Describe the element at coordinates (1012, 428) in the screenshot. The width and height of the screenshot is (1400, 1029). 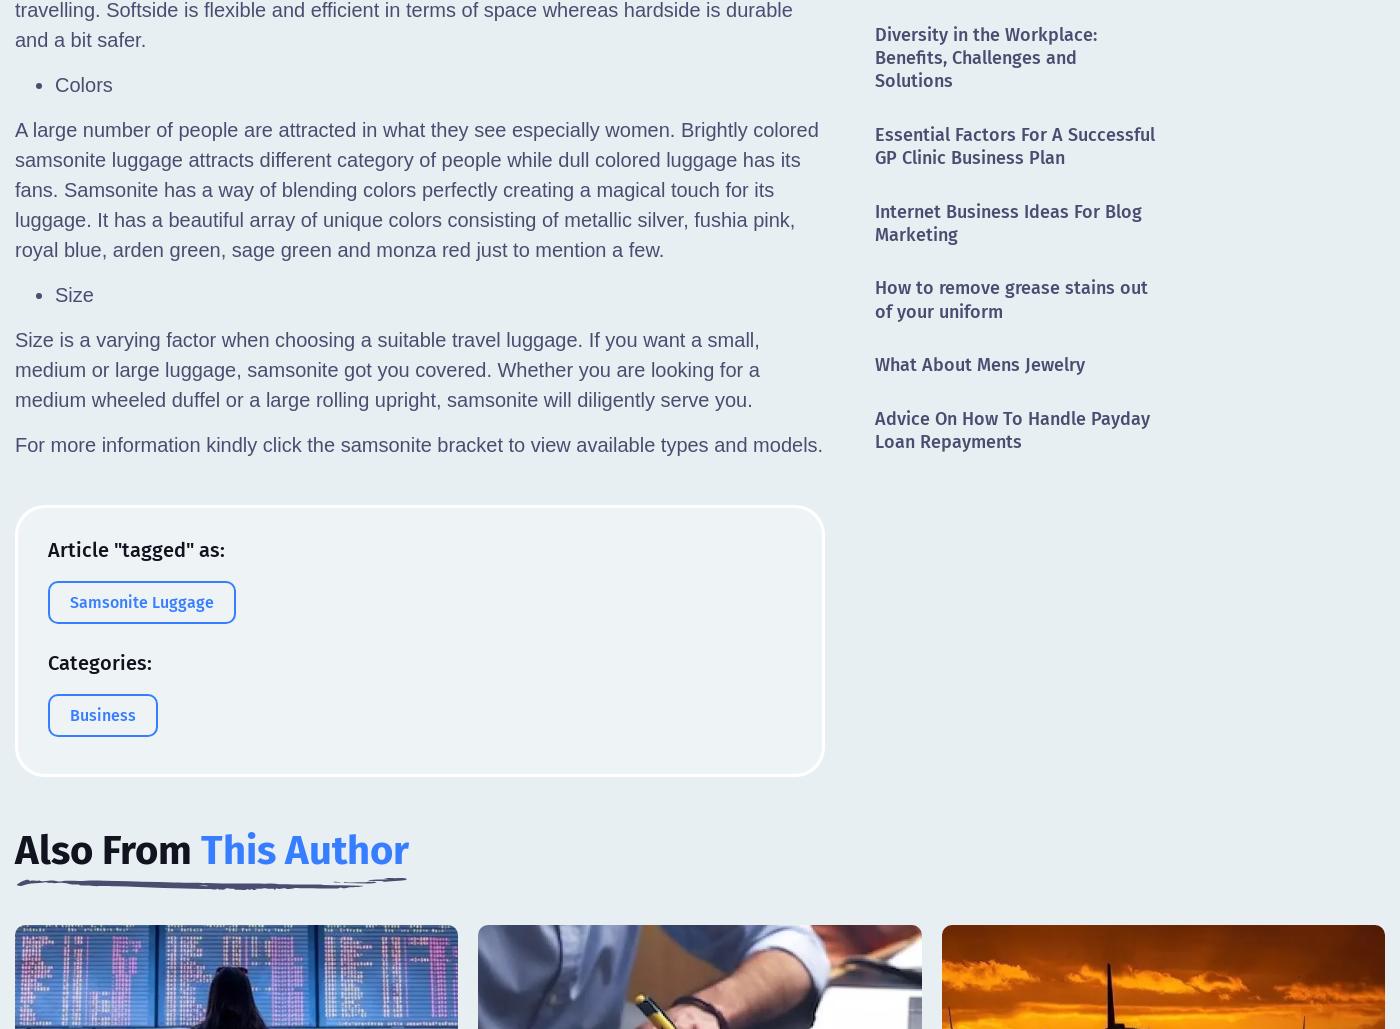
I see `'Advice On How To Handle Payday Loan Repayments'` at that location.